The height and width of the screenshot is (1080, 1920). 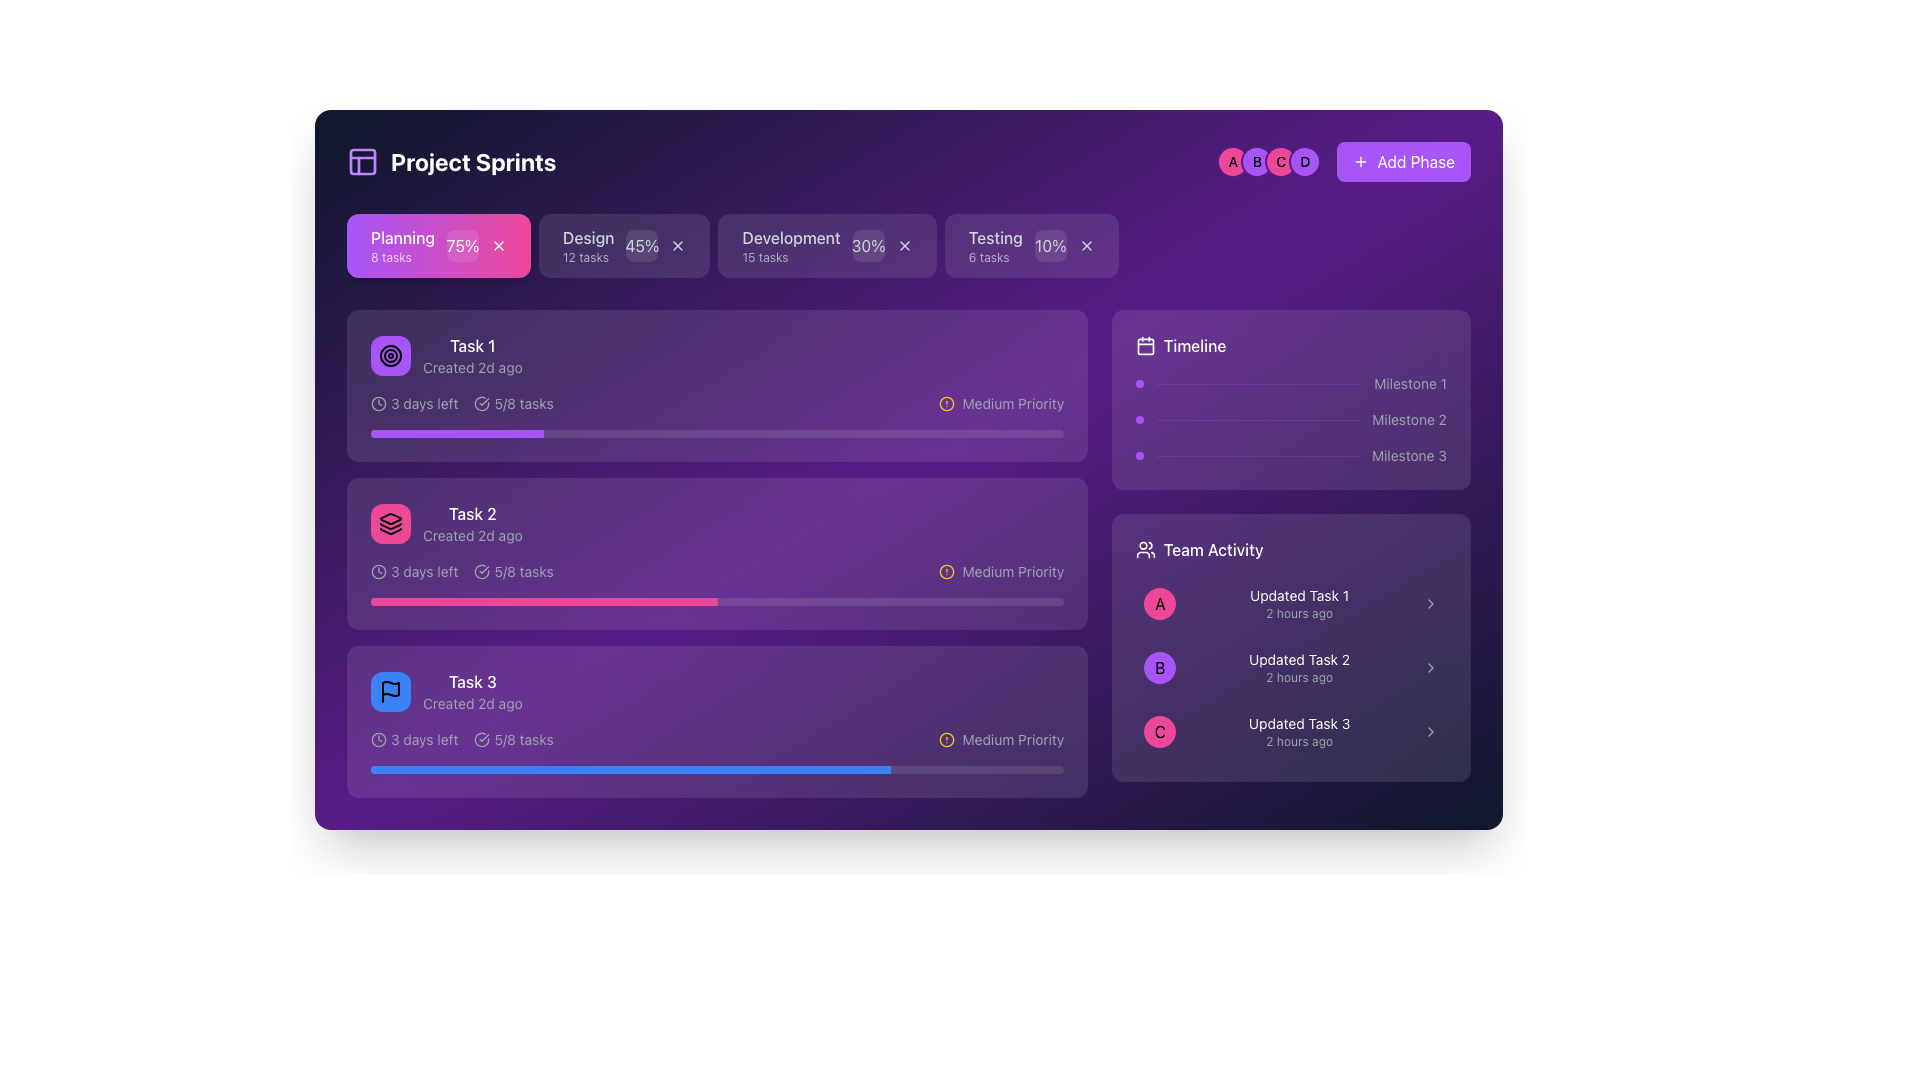 I want to click on the first task's progress bar segment, which visually represents the first 25% of the total progress achieved for the task, so click(x=456, y=433).